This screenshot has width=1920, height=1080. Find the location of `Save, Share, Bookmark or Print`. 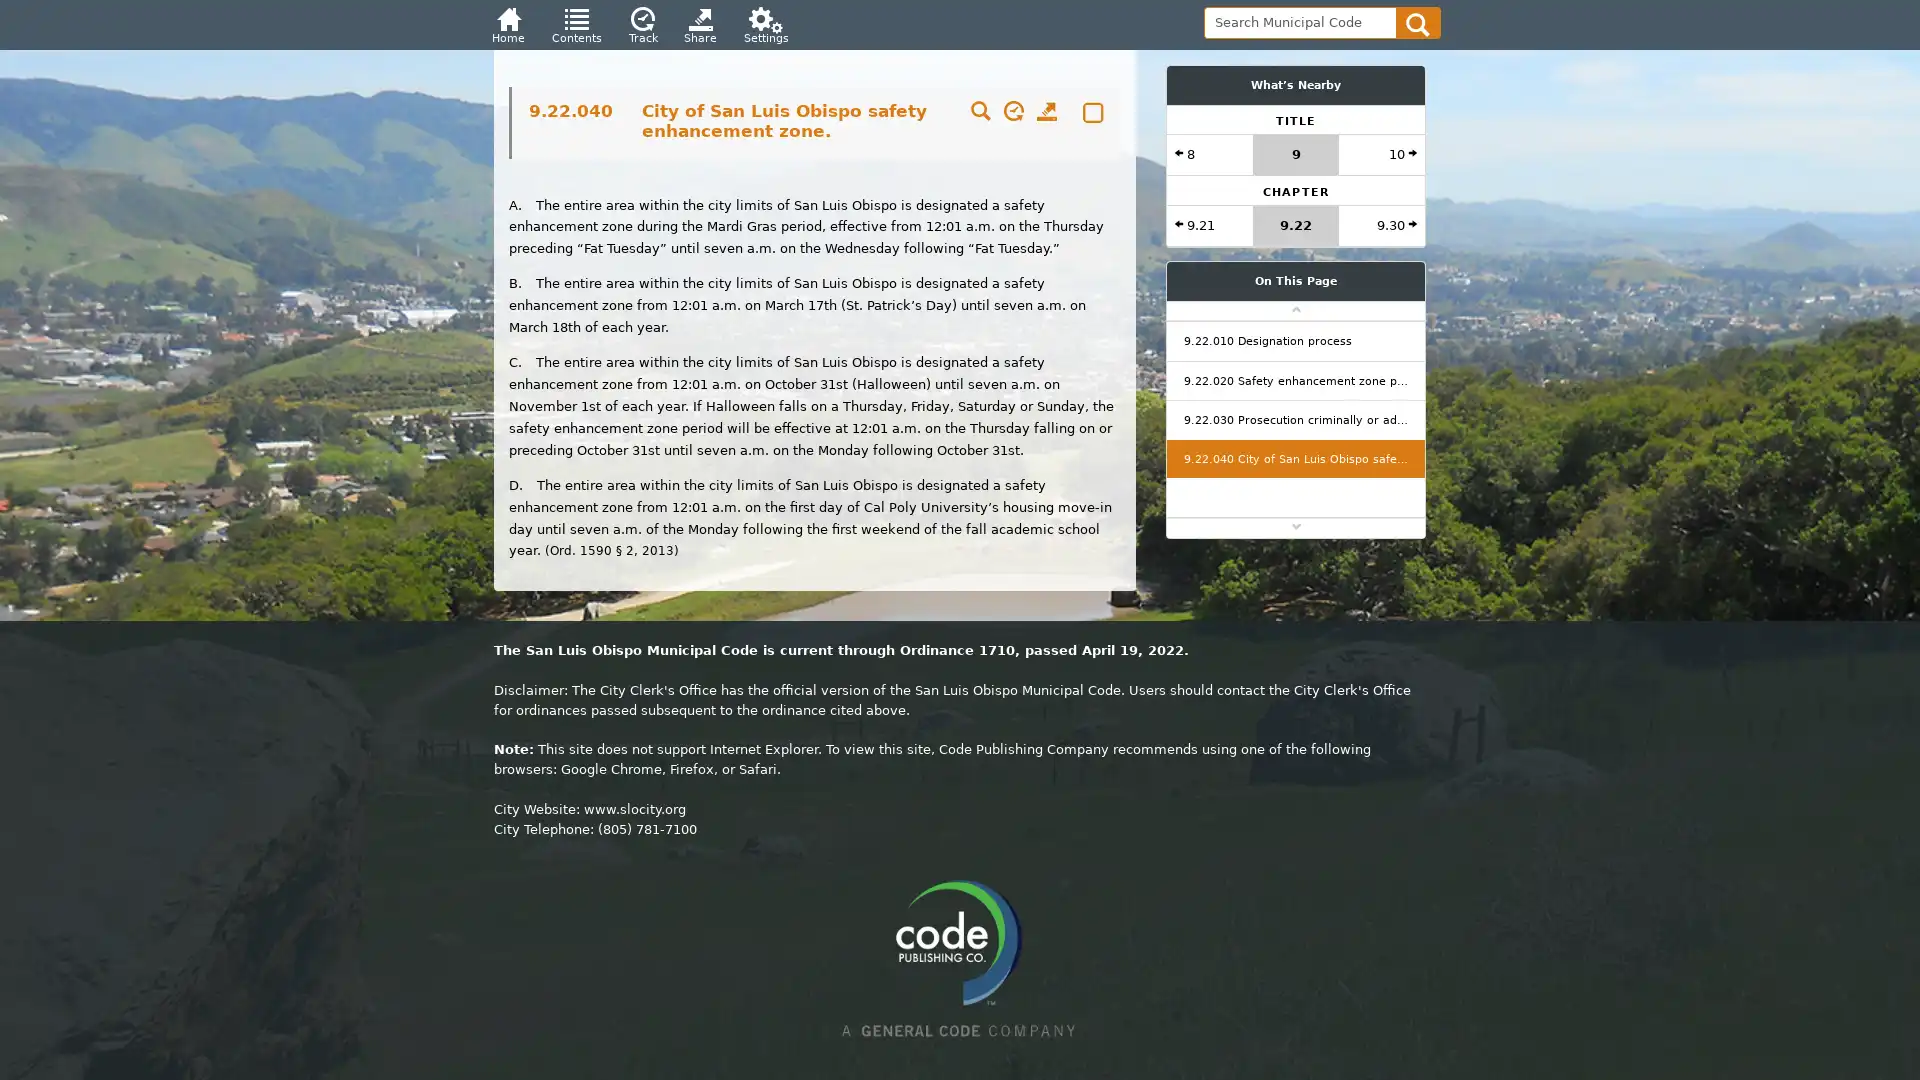

Save, Share, Bookmark or Print is located at coordinates (1045, 113).